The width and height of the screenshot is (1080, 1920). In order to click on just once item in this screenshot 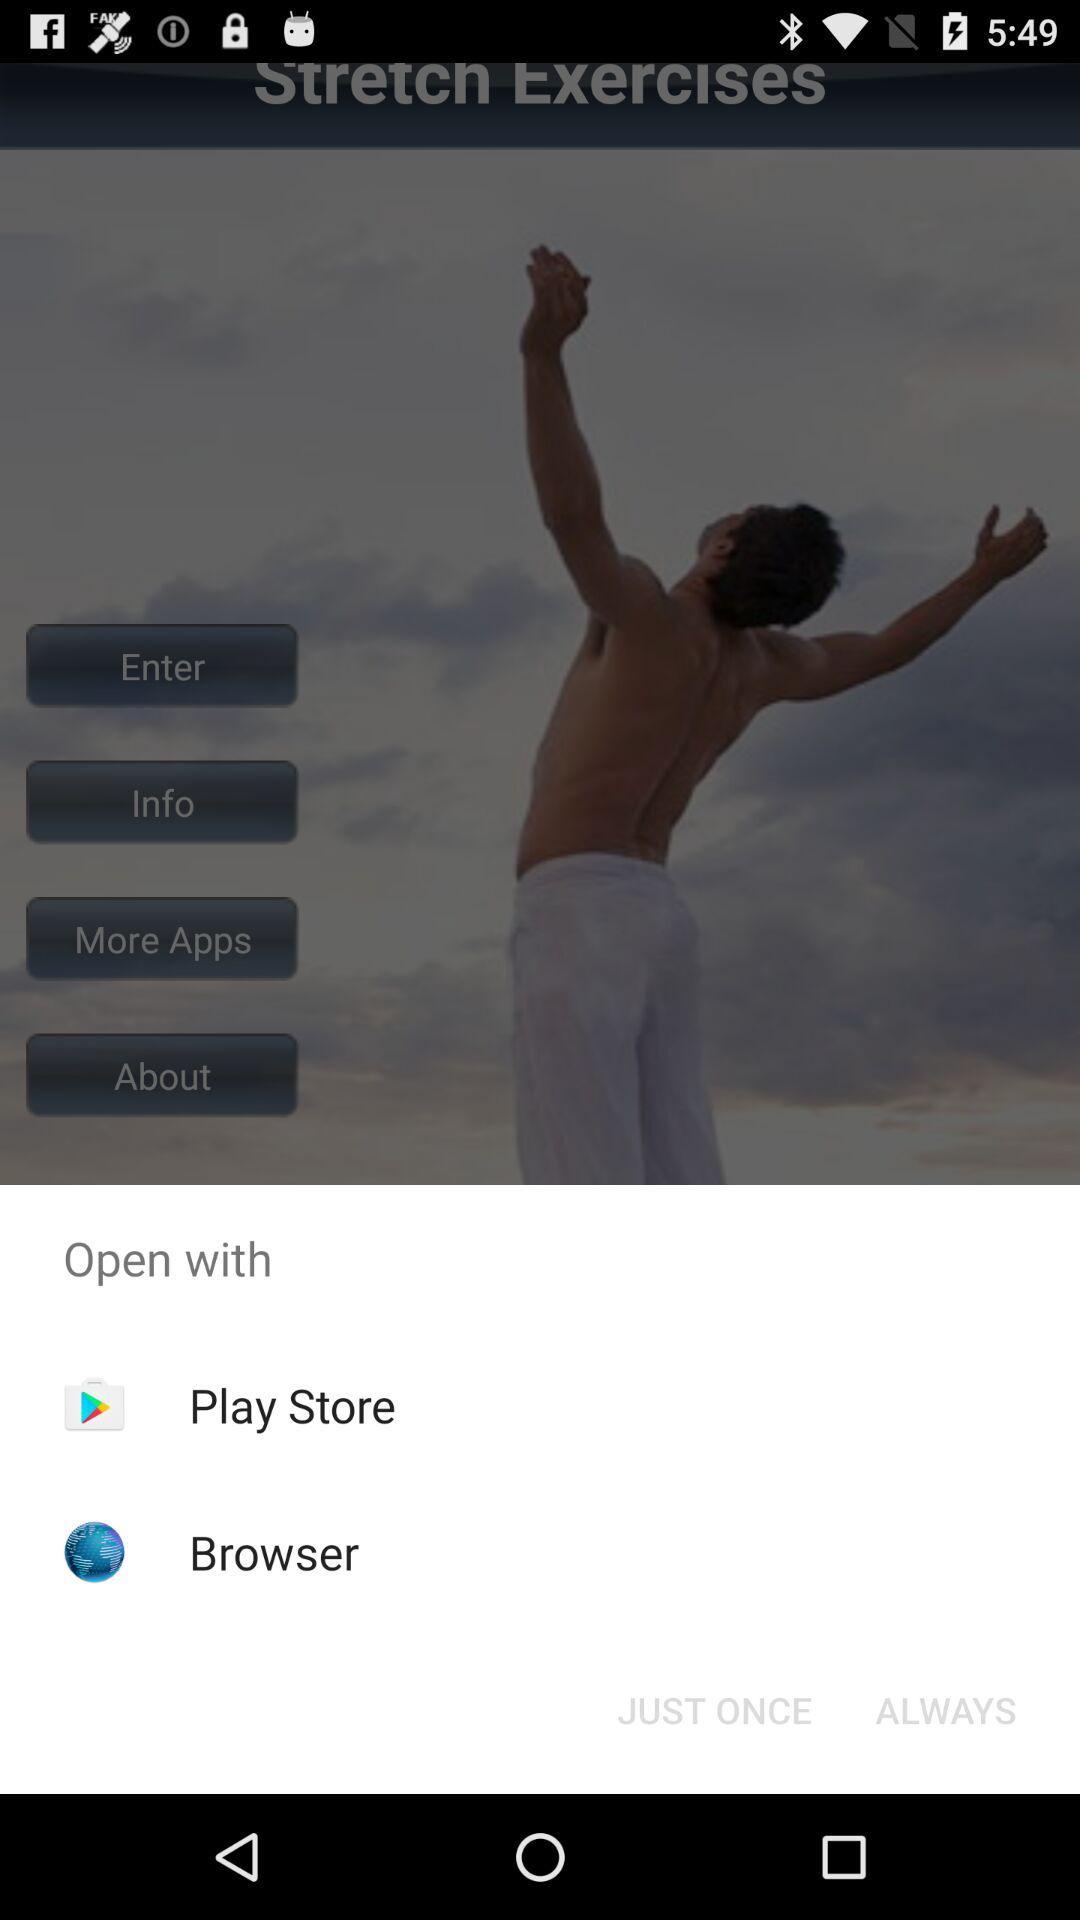, I will do `click(713, 1708)`.